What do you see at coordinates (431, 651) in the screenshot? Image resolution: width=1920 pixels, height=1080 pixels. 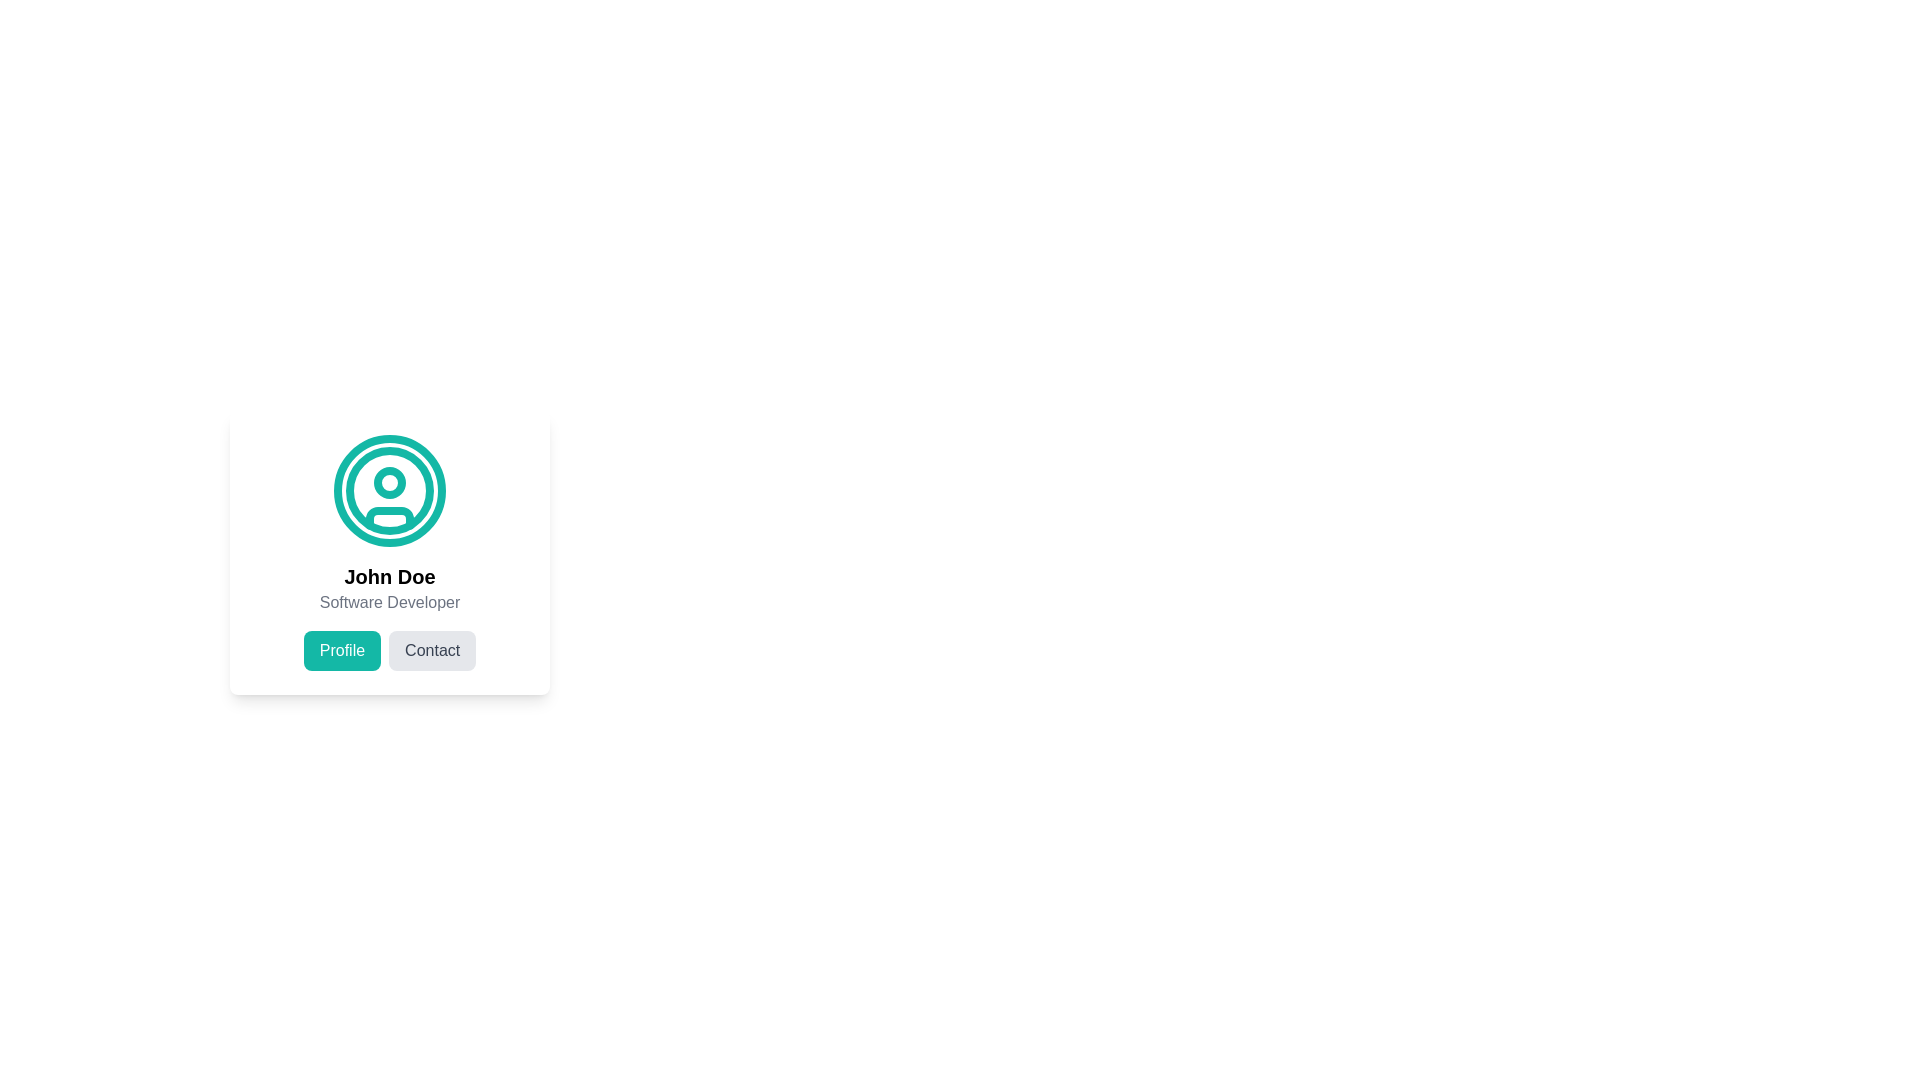 I see `the contact button located to the right of the 'Profile' button, beneath the text 'John Doe - Software Developer', to initiate a contact action` at bounding box center [431, 651].